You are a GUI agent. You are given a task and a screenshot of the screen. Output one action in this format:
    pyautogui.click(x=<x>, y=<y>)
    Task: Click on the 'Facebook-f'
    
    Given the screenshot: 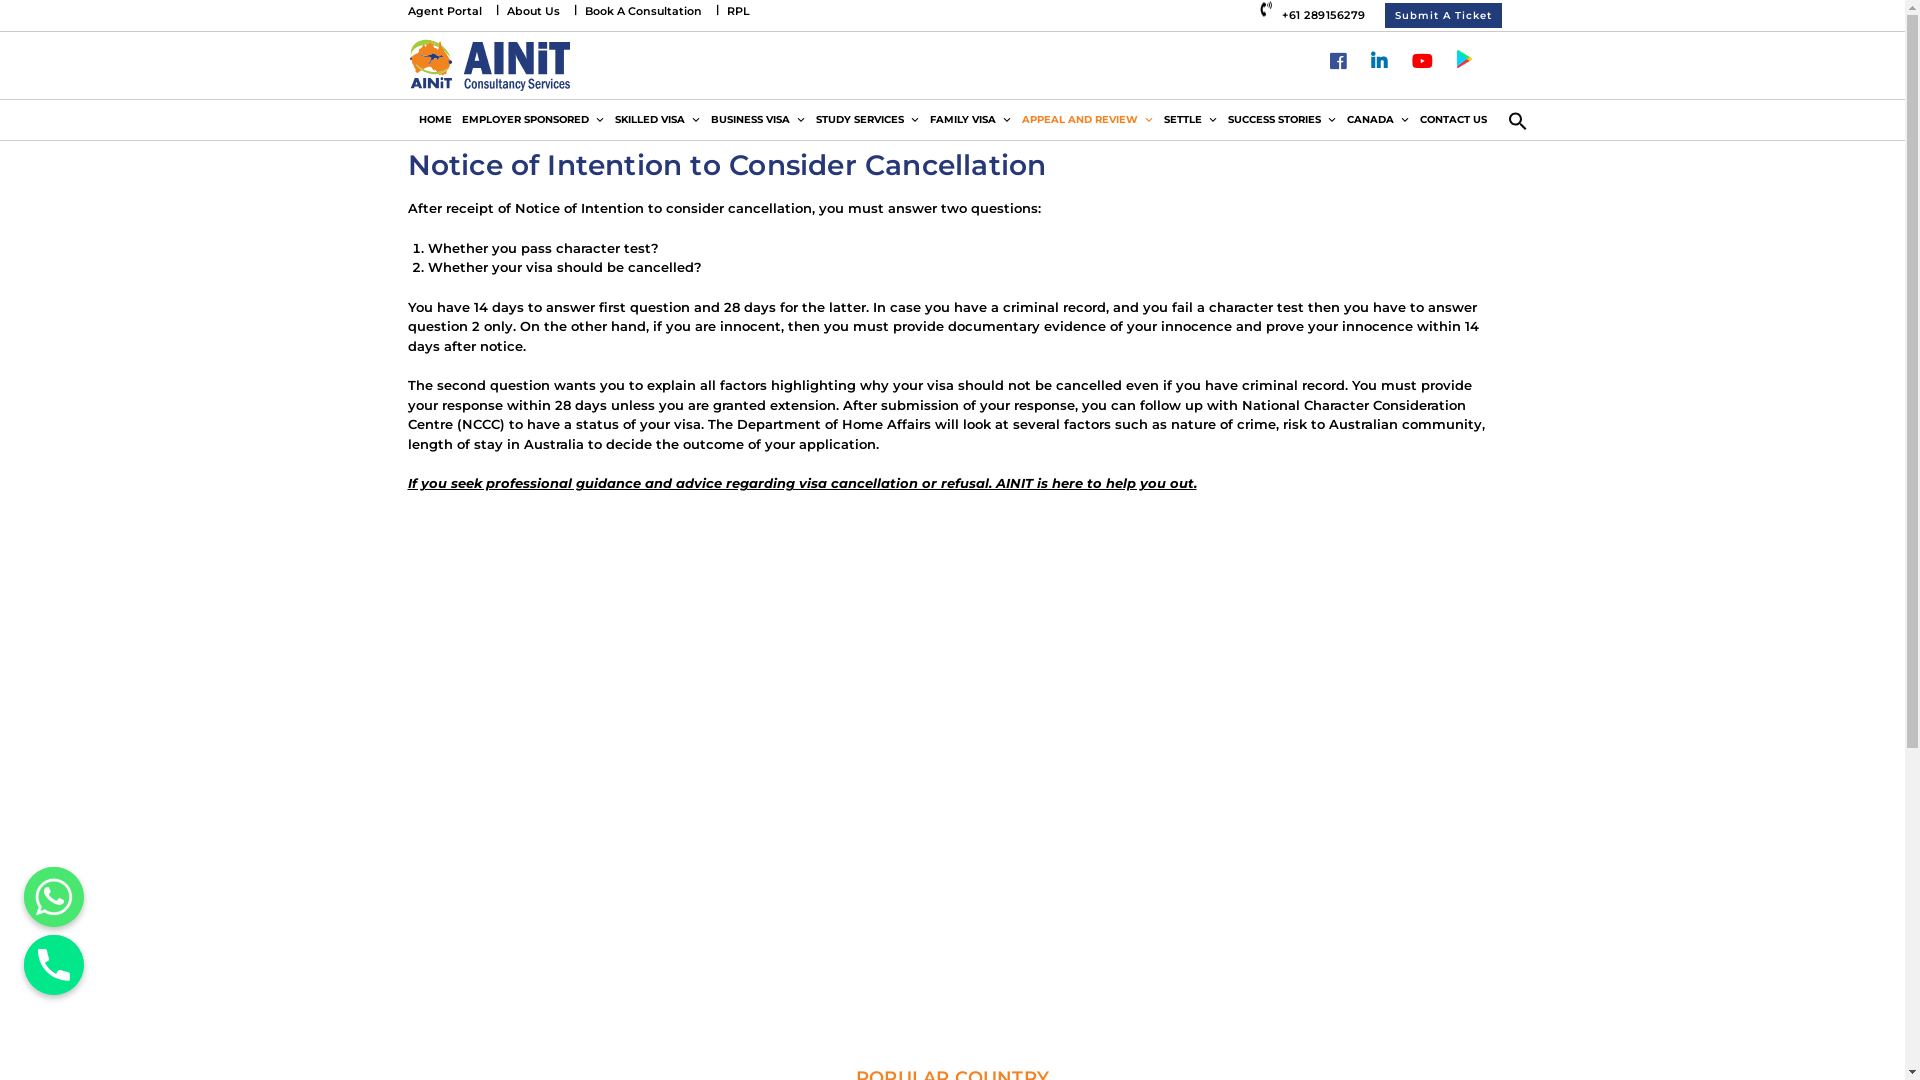 What is the action you would take?
    pyautogui.click(x=1338, y=61)
    